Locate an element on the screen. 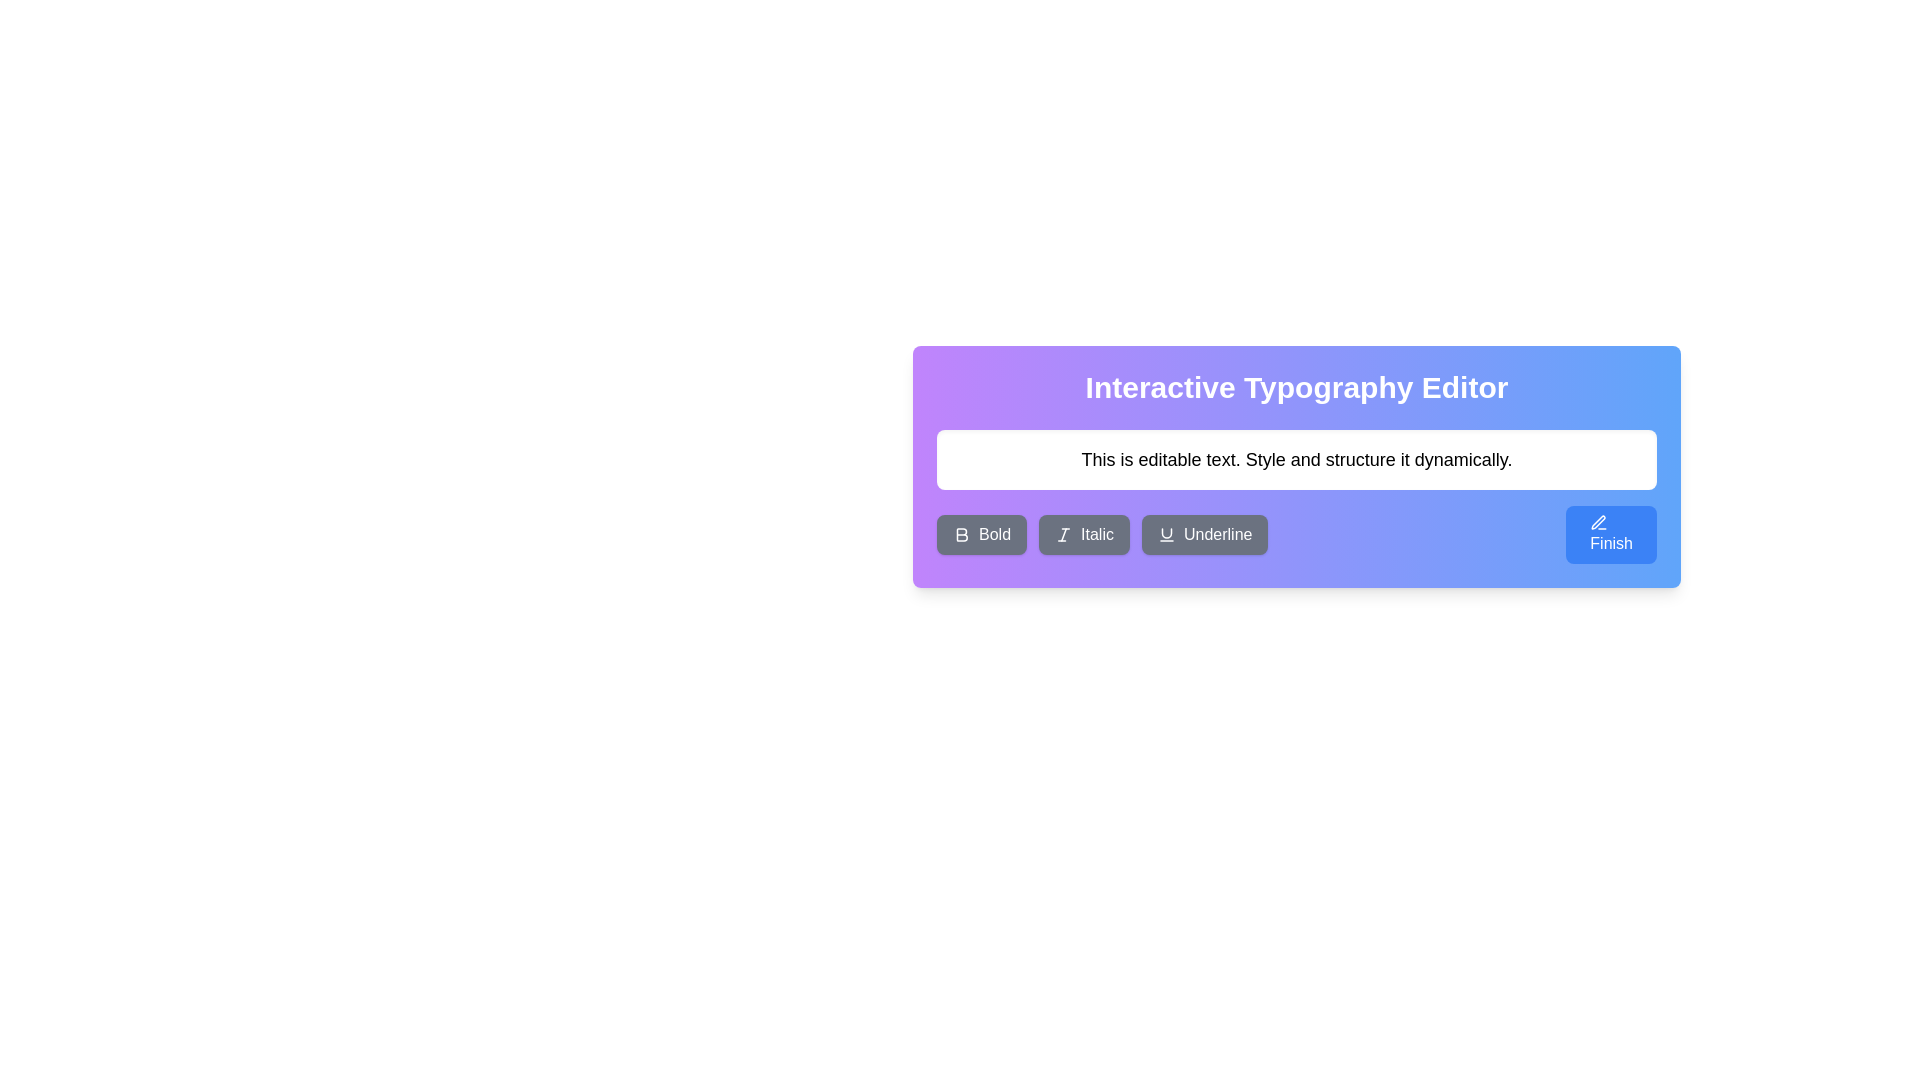 This screenshot has height=1080, width=1920. the pen icon located in the bottom-right corner of the interface, next to the 'Finish' button is located at coordinates (1597, 521).